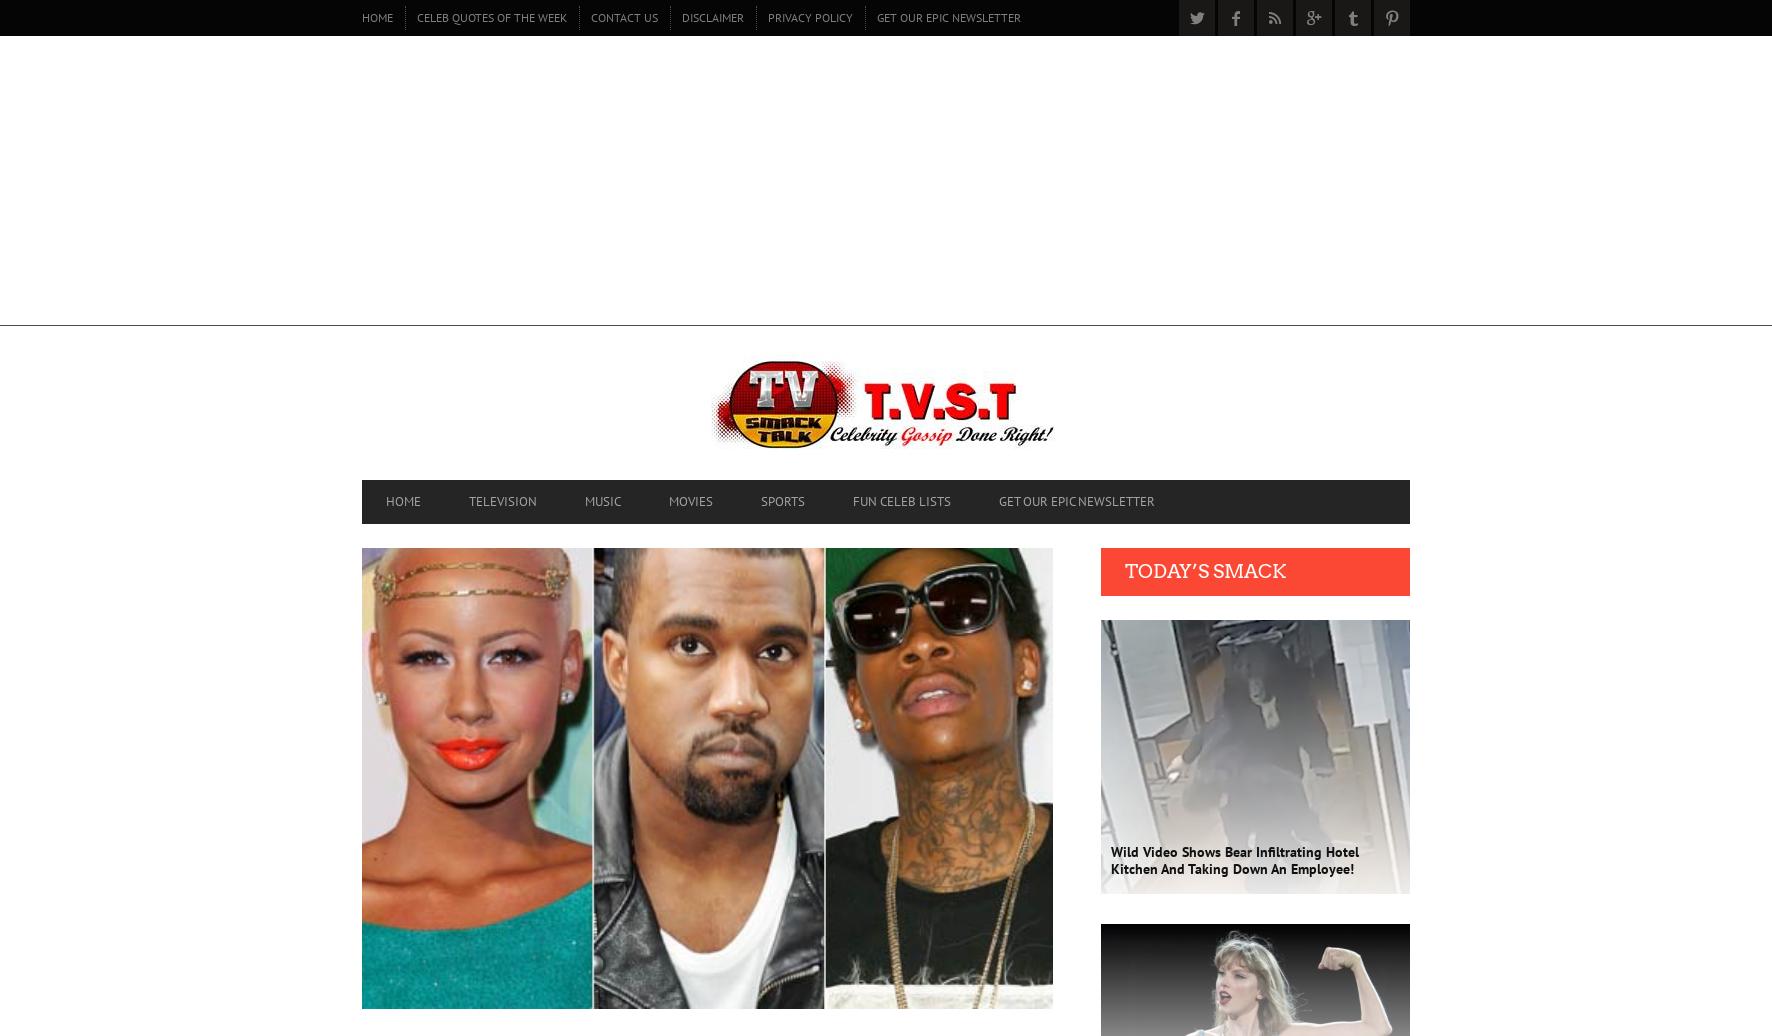 This screenshot has width=1772, height=1036. Describe the element at coordinates (1203, 571) in the screenshot. I see `'TODAY’S SMACK'` at that location.